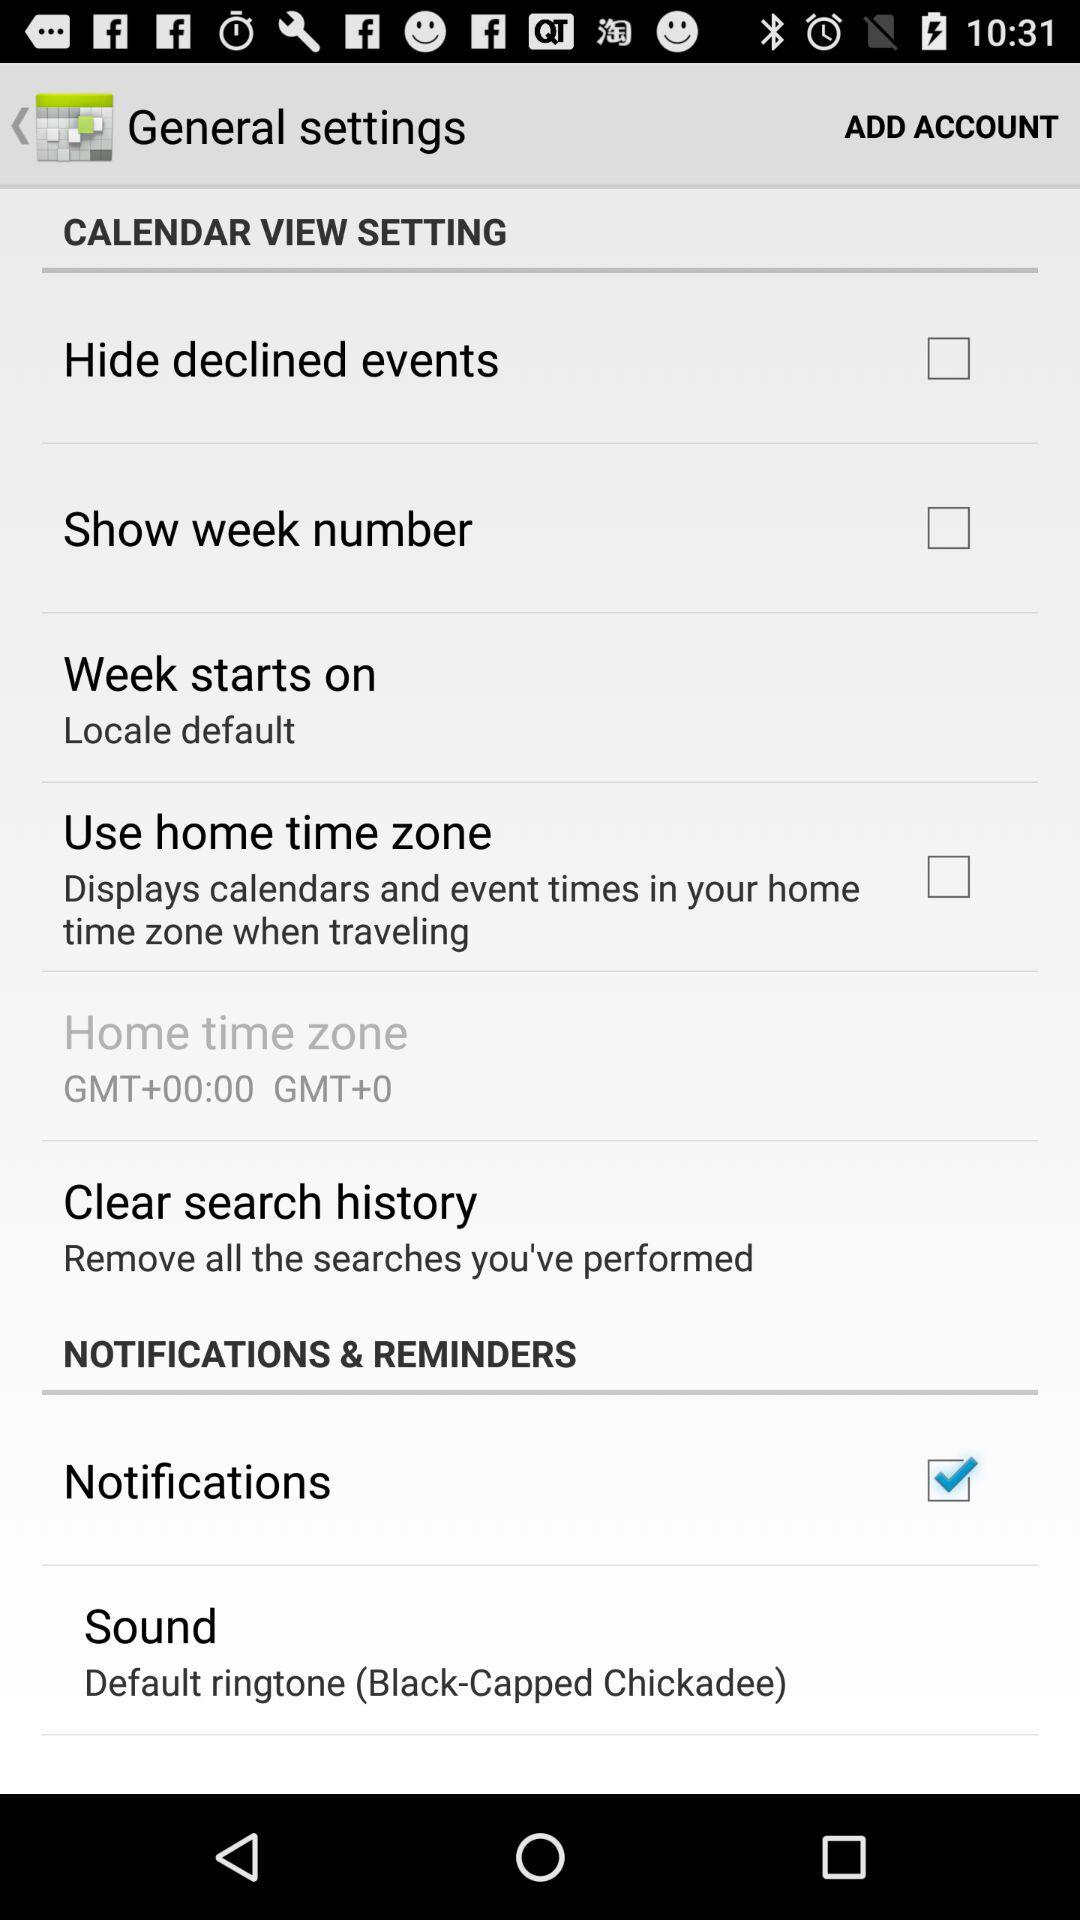 The width and height of the screenshot is (1080, 1920). What do you see at coordinates (434, 1680) in the screenshot?
I see `the default ringtone black item` at bounding box center [434, 1680].